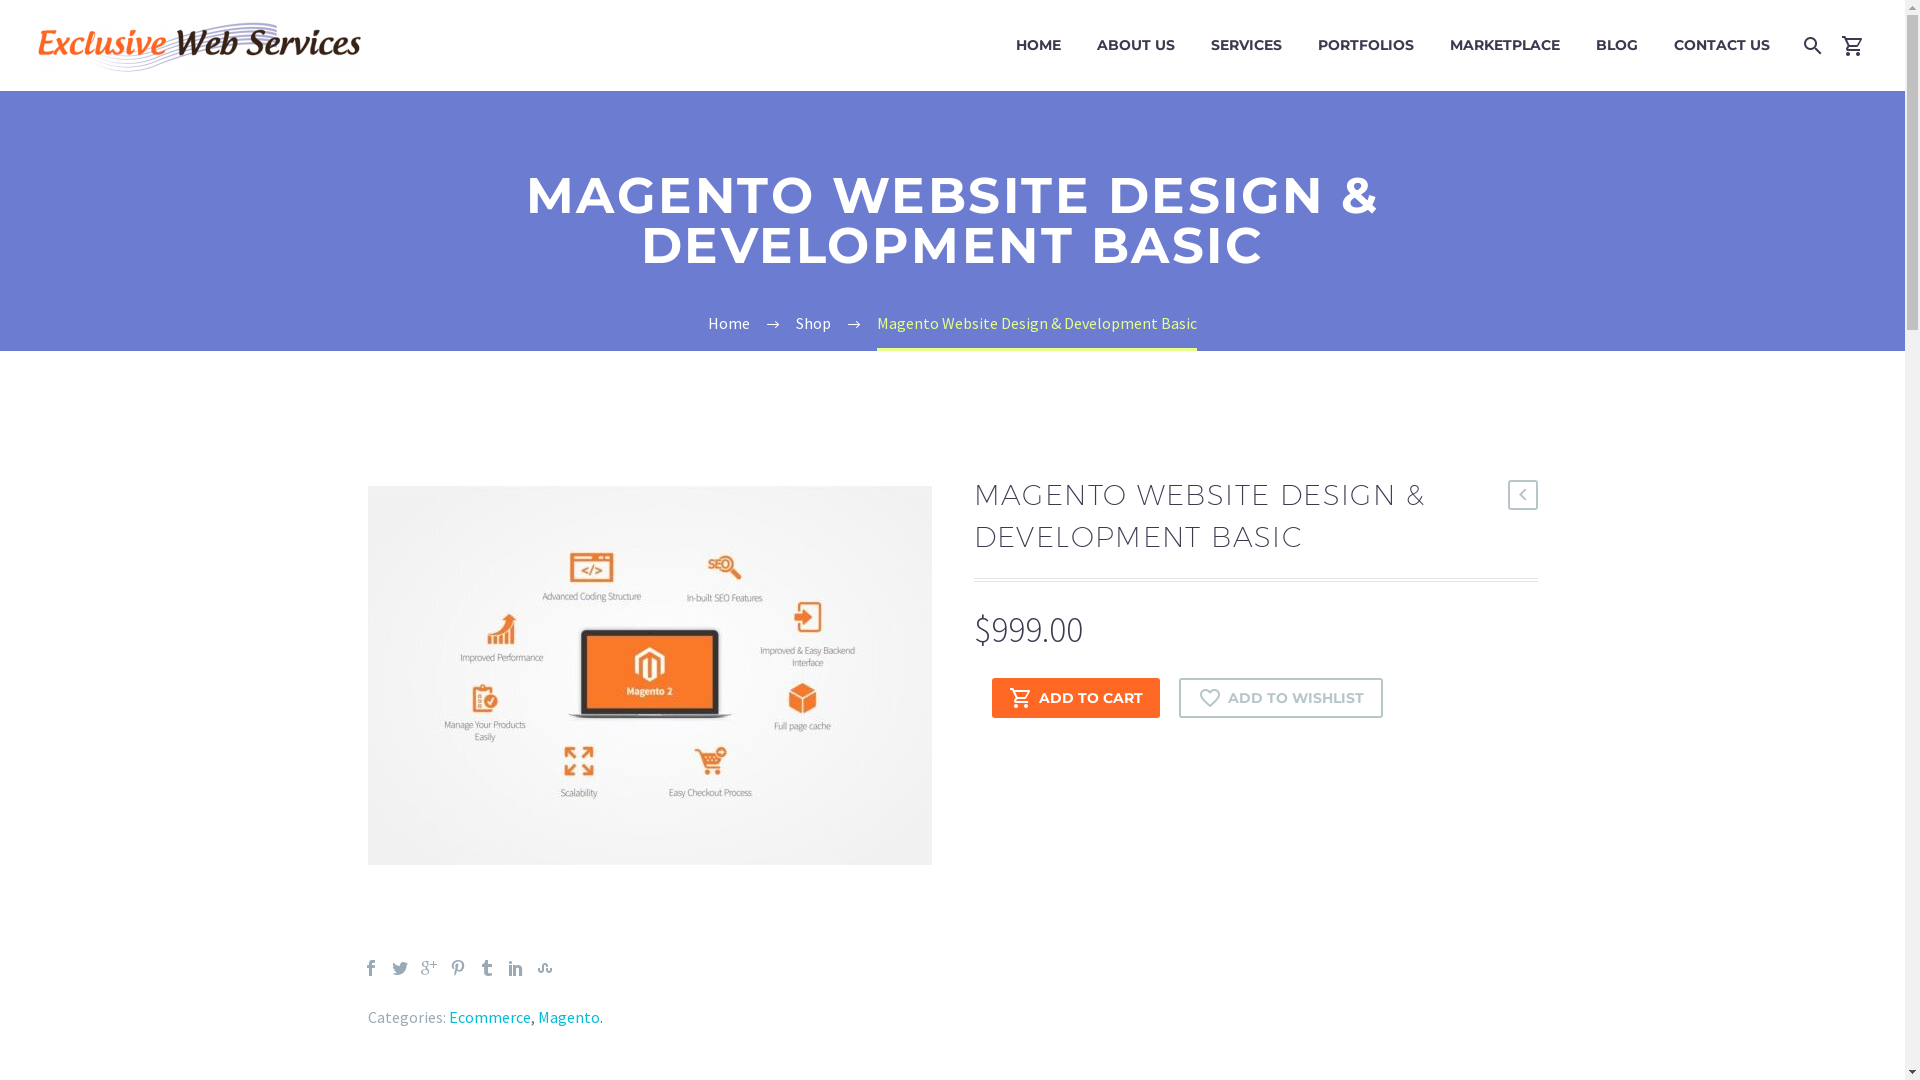 The image size is (1920, 1080). I want to click on 'Home', so click(708, 322).